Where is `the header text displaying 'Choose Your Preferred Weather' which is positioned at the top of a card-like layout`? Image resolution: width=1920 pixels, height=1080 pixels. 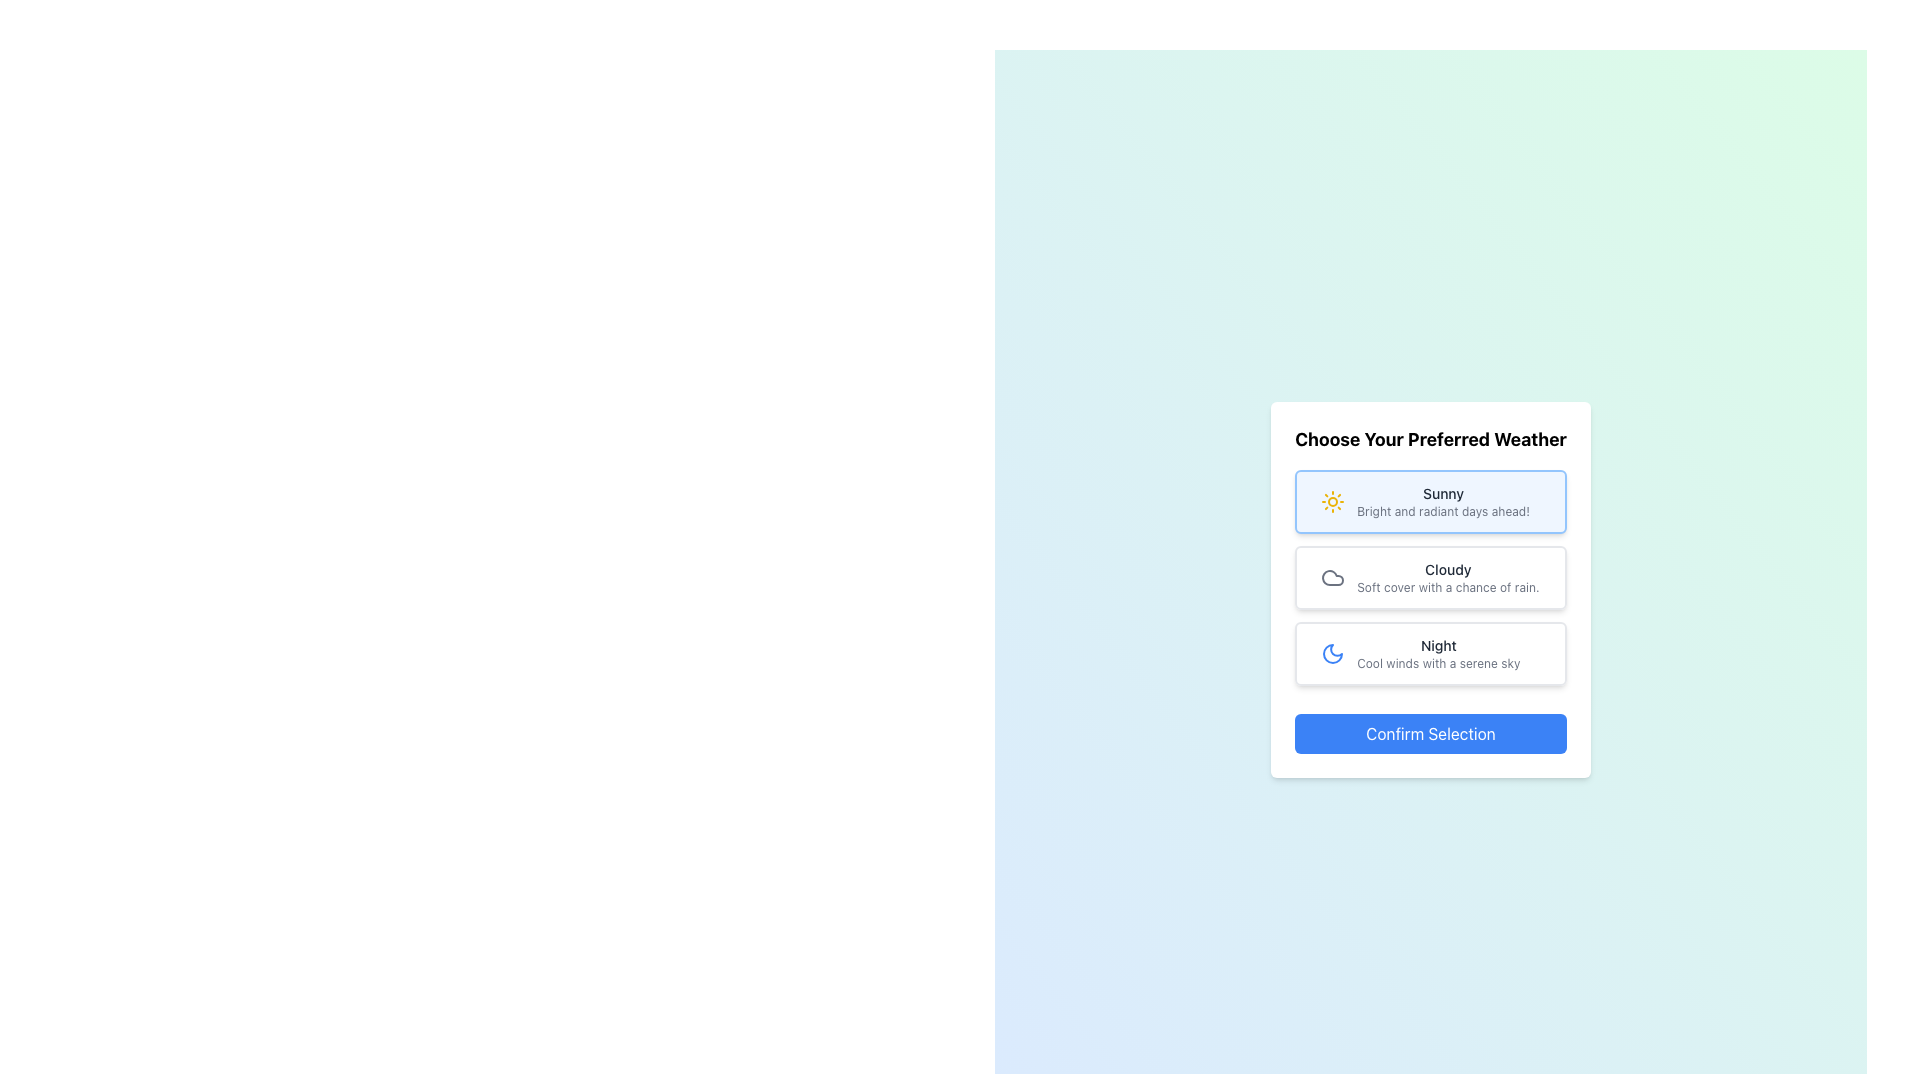 the header text displaying 'Choose Your Preferred Weather' which is positioned at the top of a card-like layout is located at coordinates (1429, 438).